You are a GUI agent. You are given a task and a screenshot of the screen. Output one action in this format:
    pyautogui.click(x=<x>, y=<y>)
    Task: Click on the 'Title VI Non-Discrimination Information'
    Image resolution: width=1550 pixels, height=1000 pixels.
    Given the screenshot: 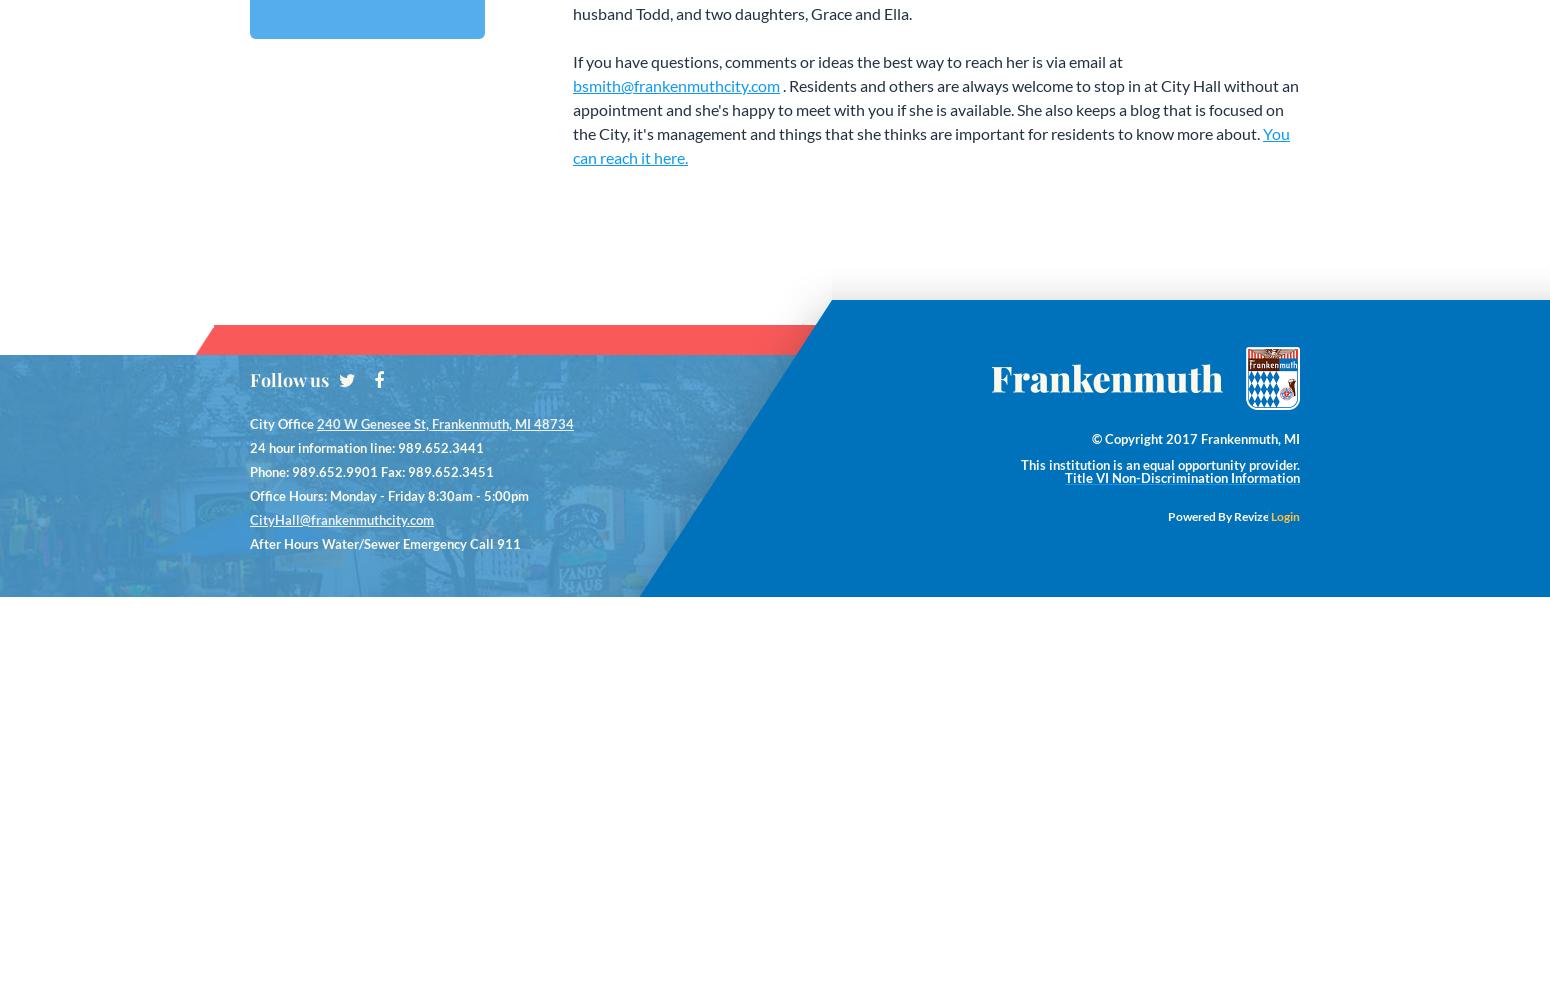 What is the action you would take?
    pyautogui.click(x=1182, y=477)
    